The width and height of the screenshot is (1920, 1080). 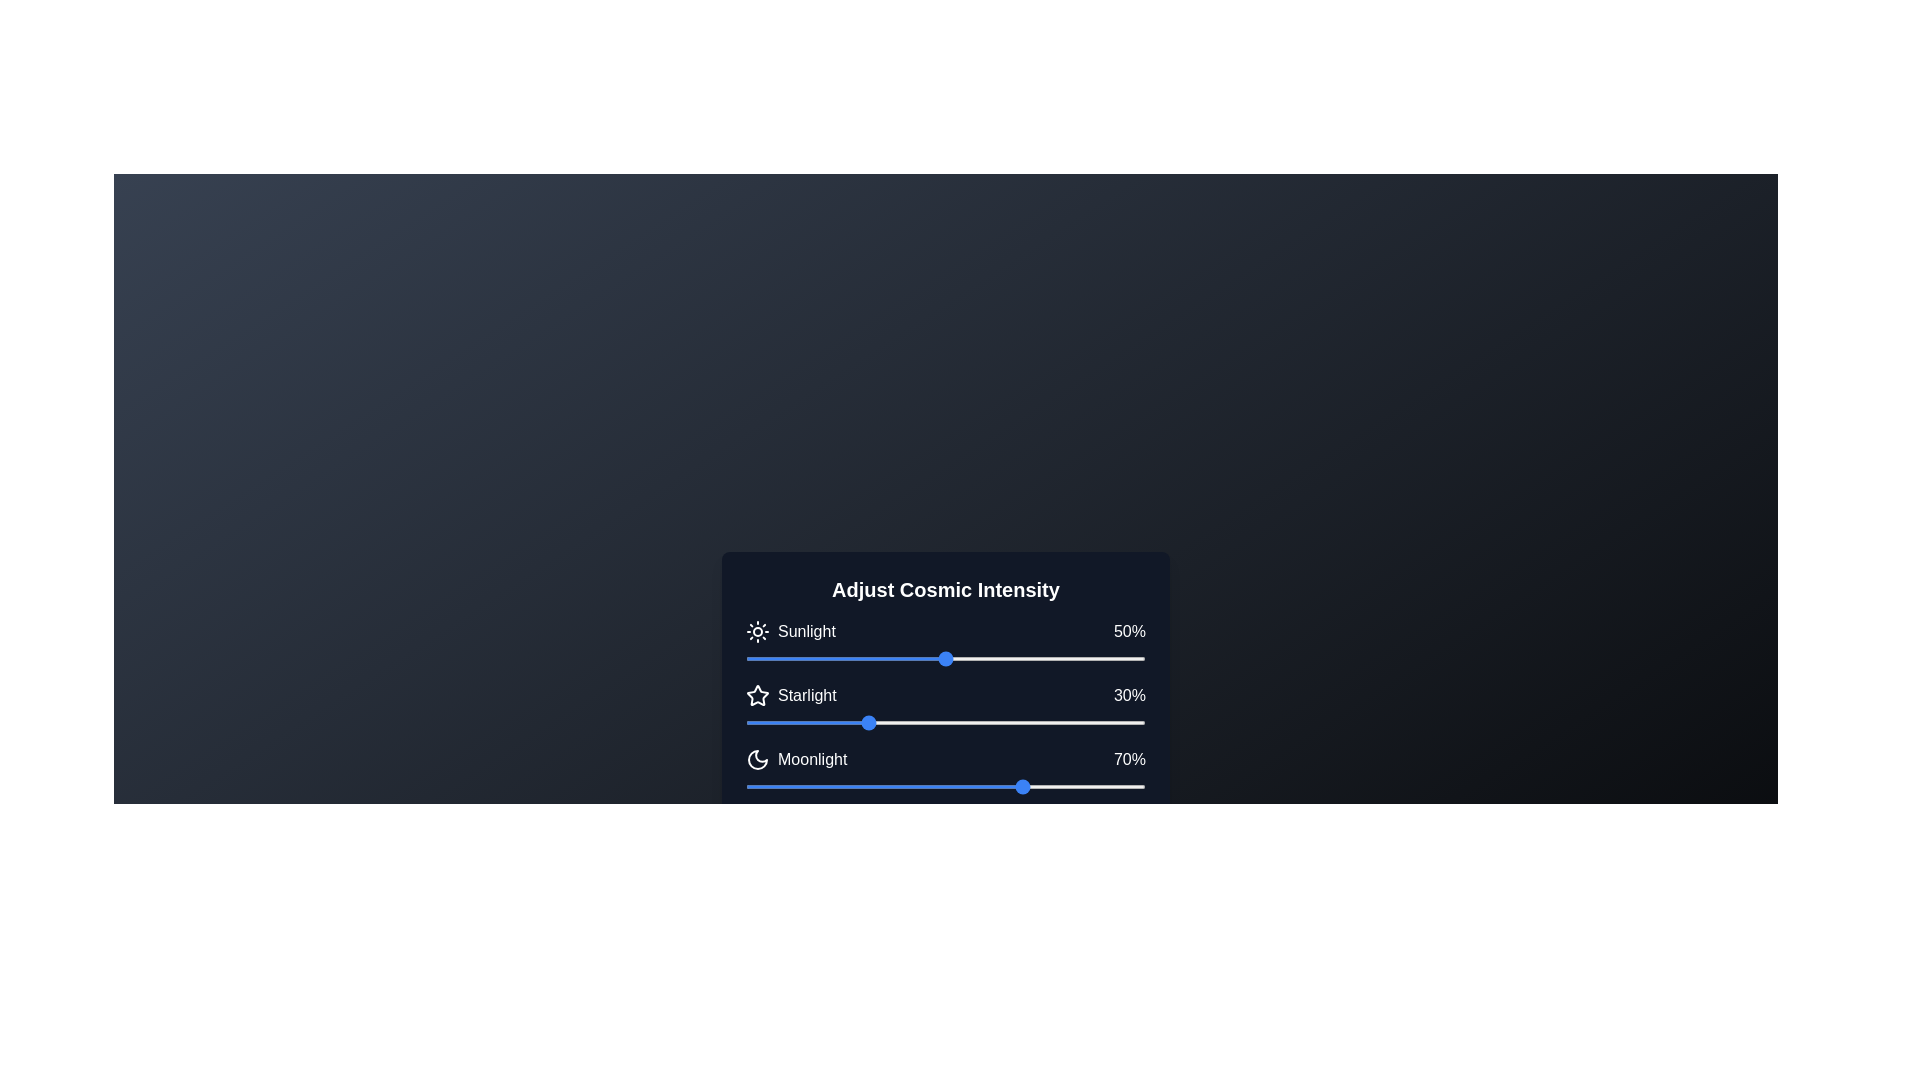 I want to click on the 'Starlight' slider to 41% intensity, so click(x=909, y=722).